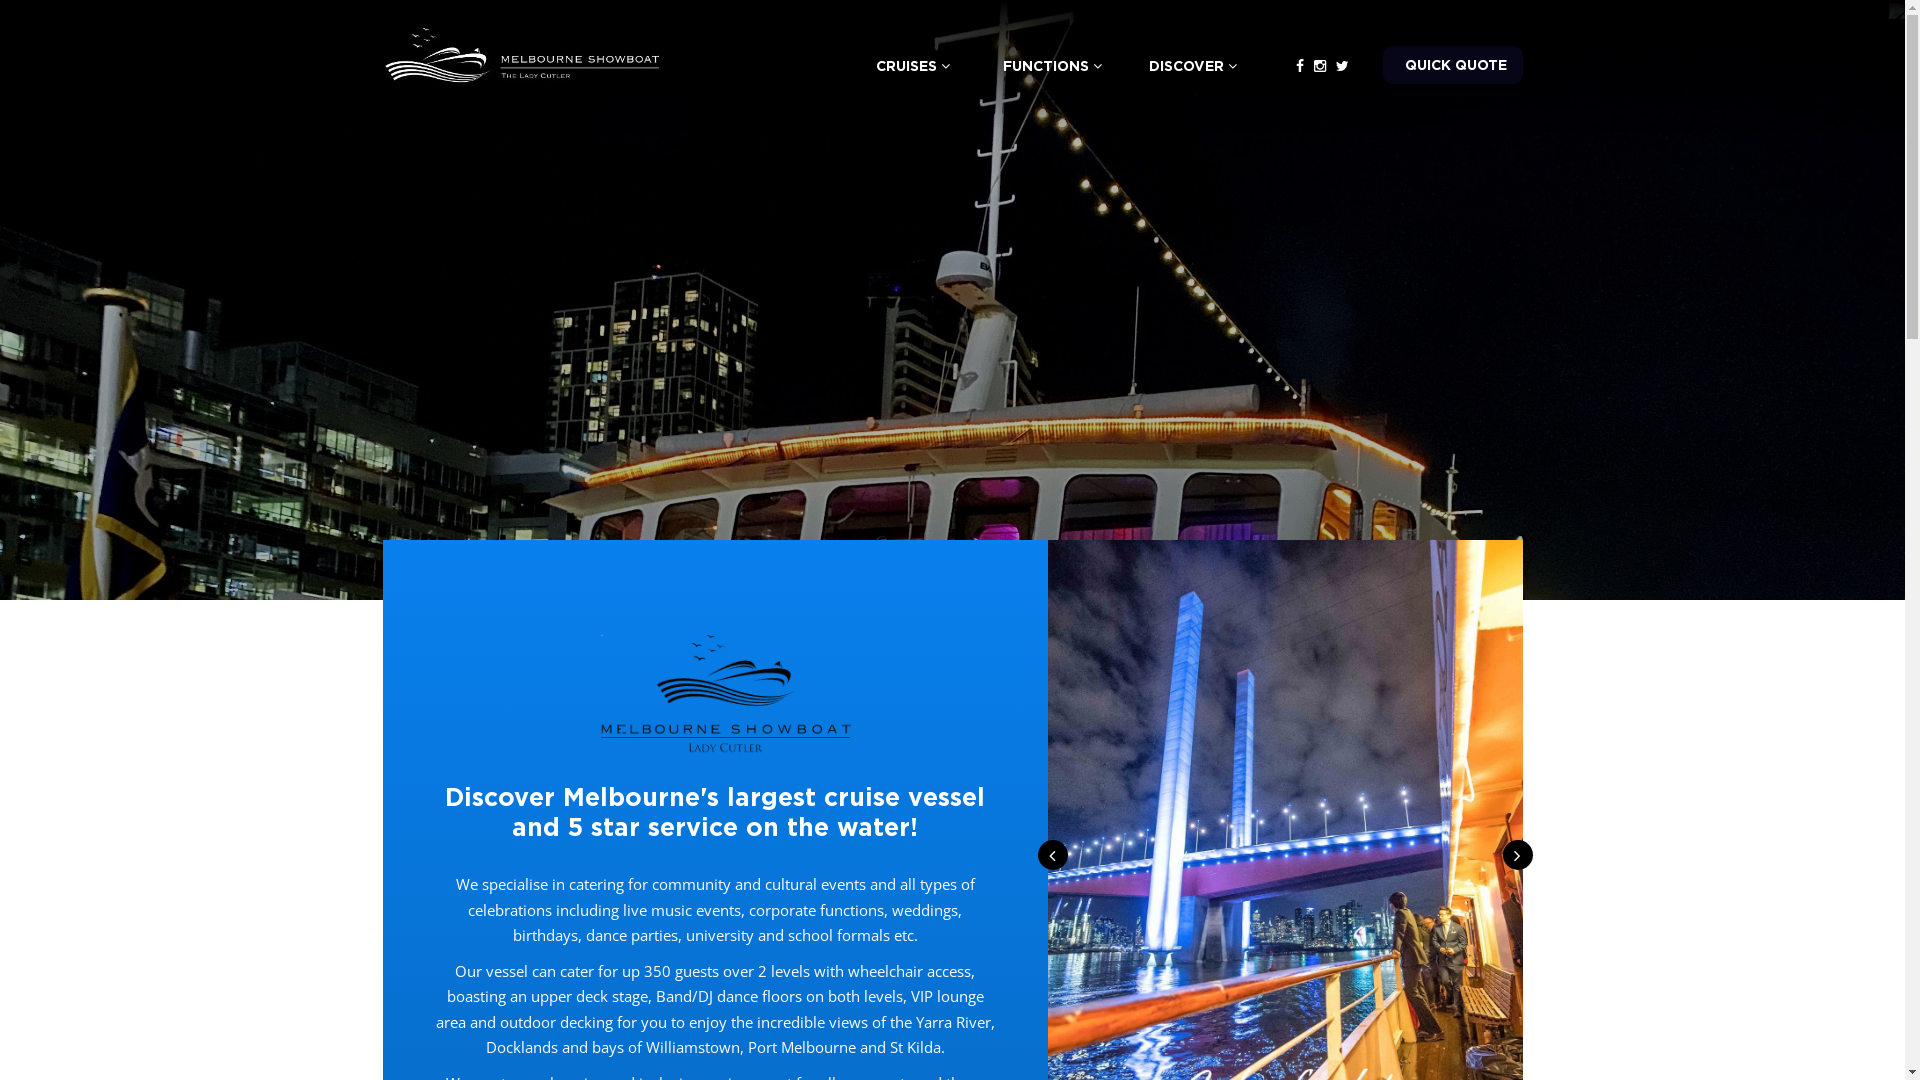 Image resolution: width=1920 pixels, height=1080 pixels. I want to click on 'Follow us on Instagram', so click(1320, 64).